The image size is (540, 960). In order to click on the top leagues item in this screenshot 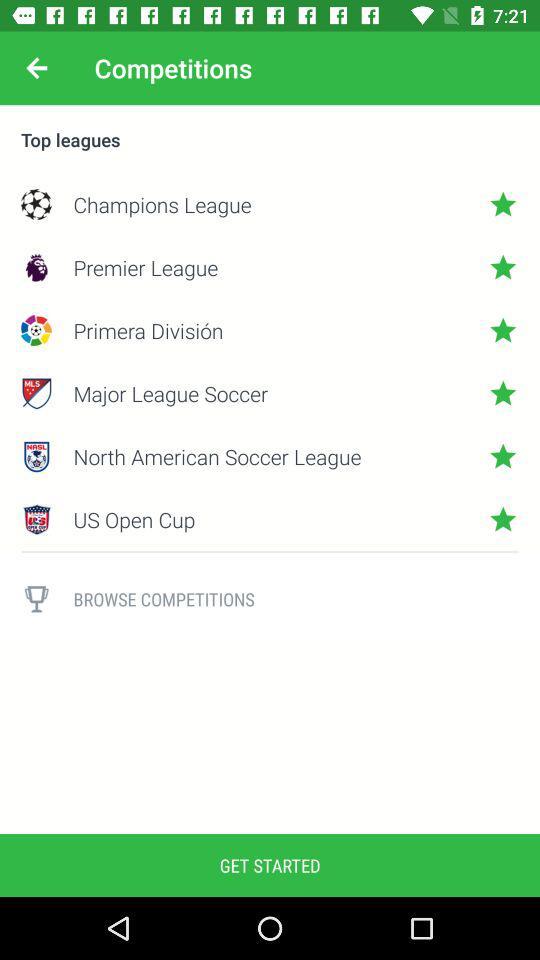, I will do `click(270, 138)`.